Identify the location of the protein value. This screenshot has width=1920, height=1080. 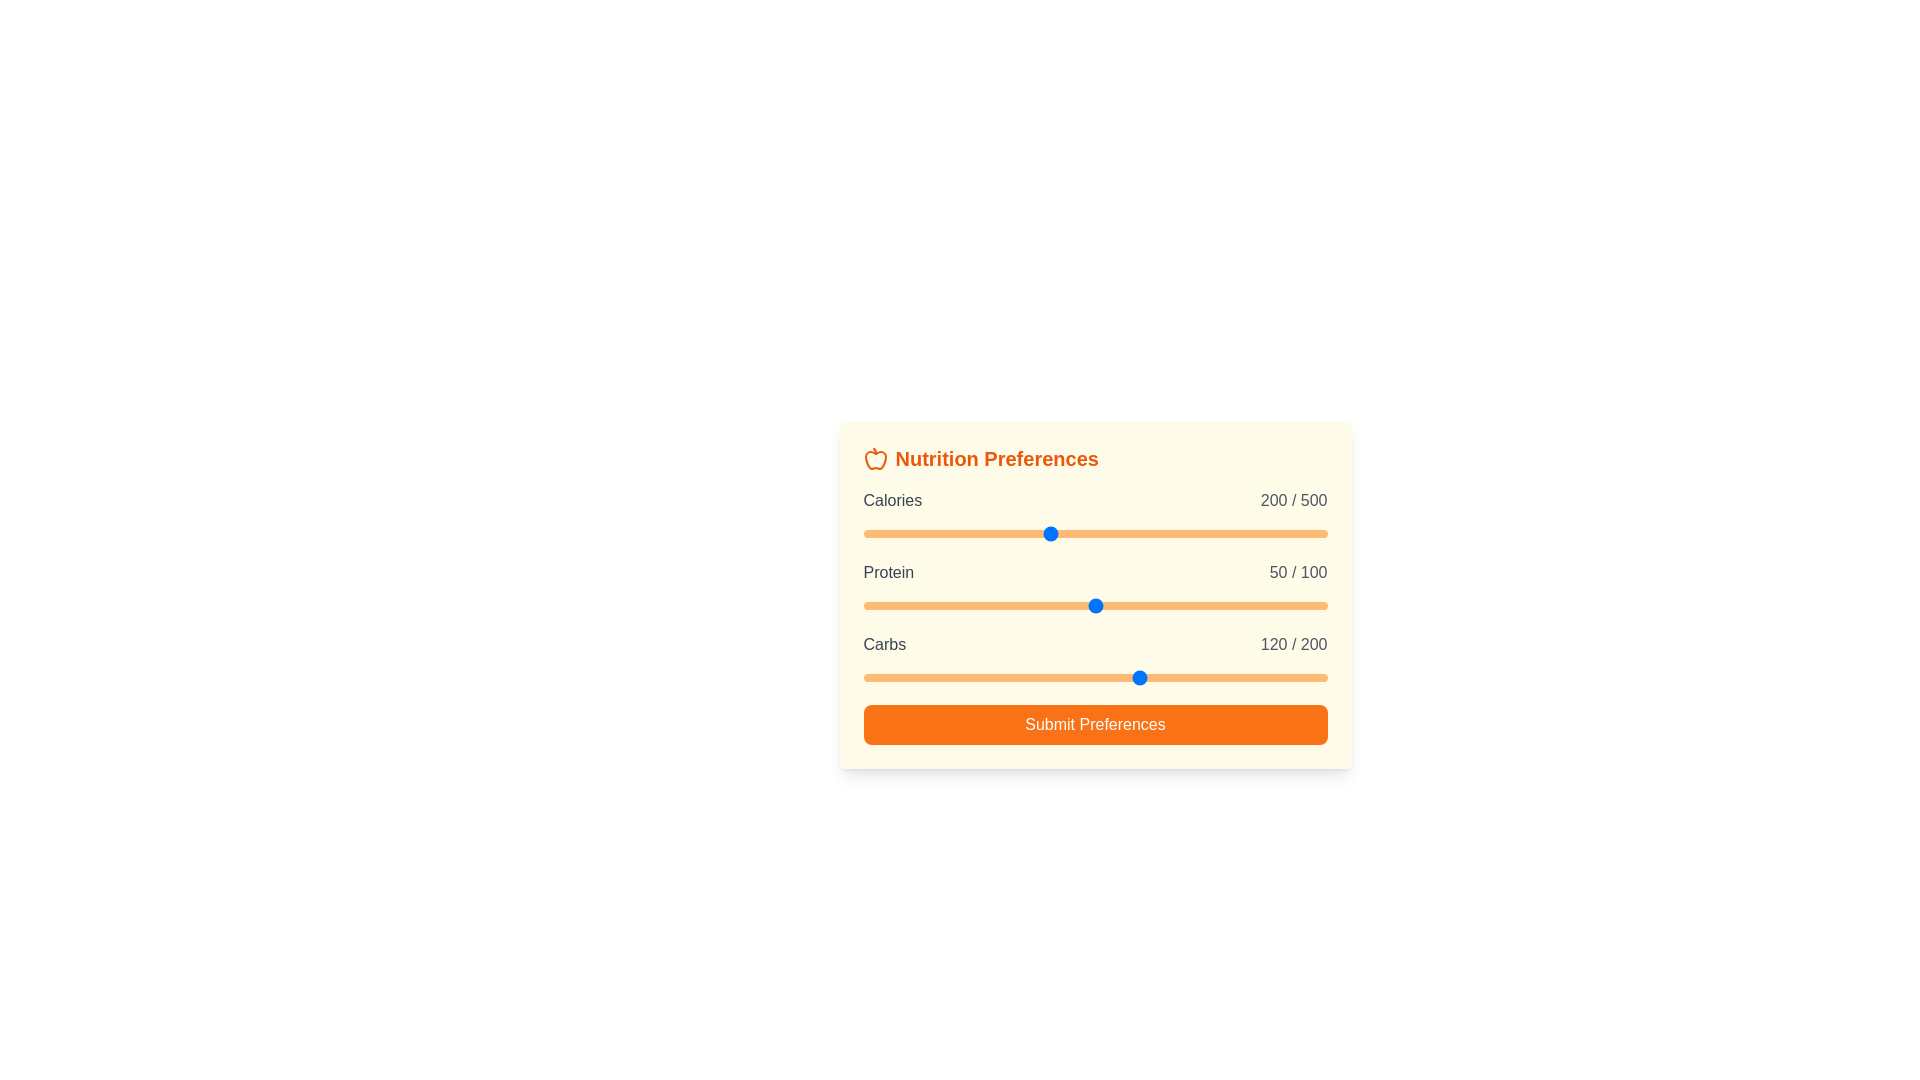
(1071, 604).